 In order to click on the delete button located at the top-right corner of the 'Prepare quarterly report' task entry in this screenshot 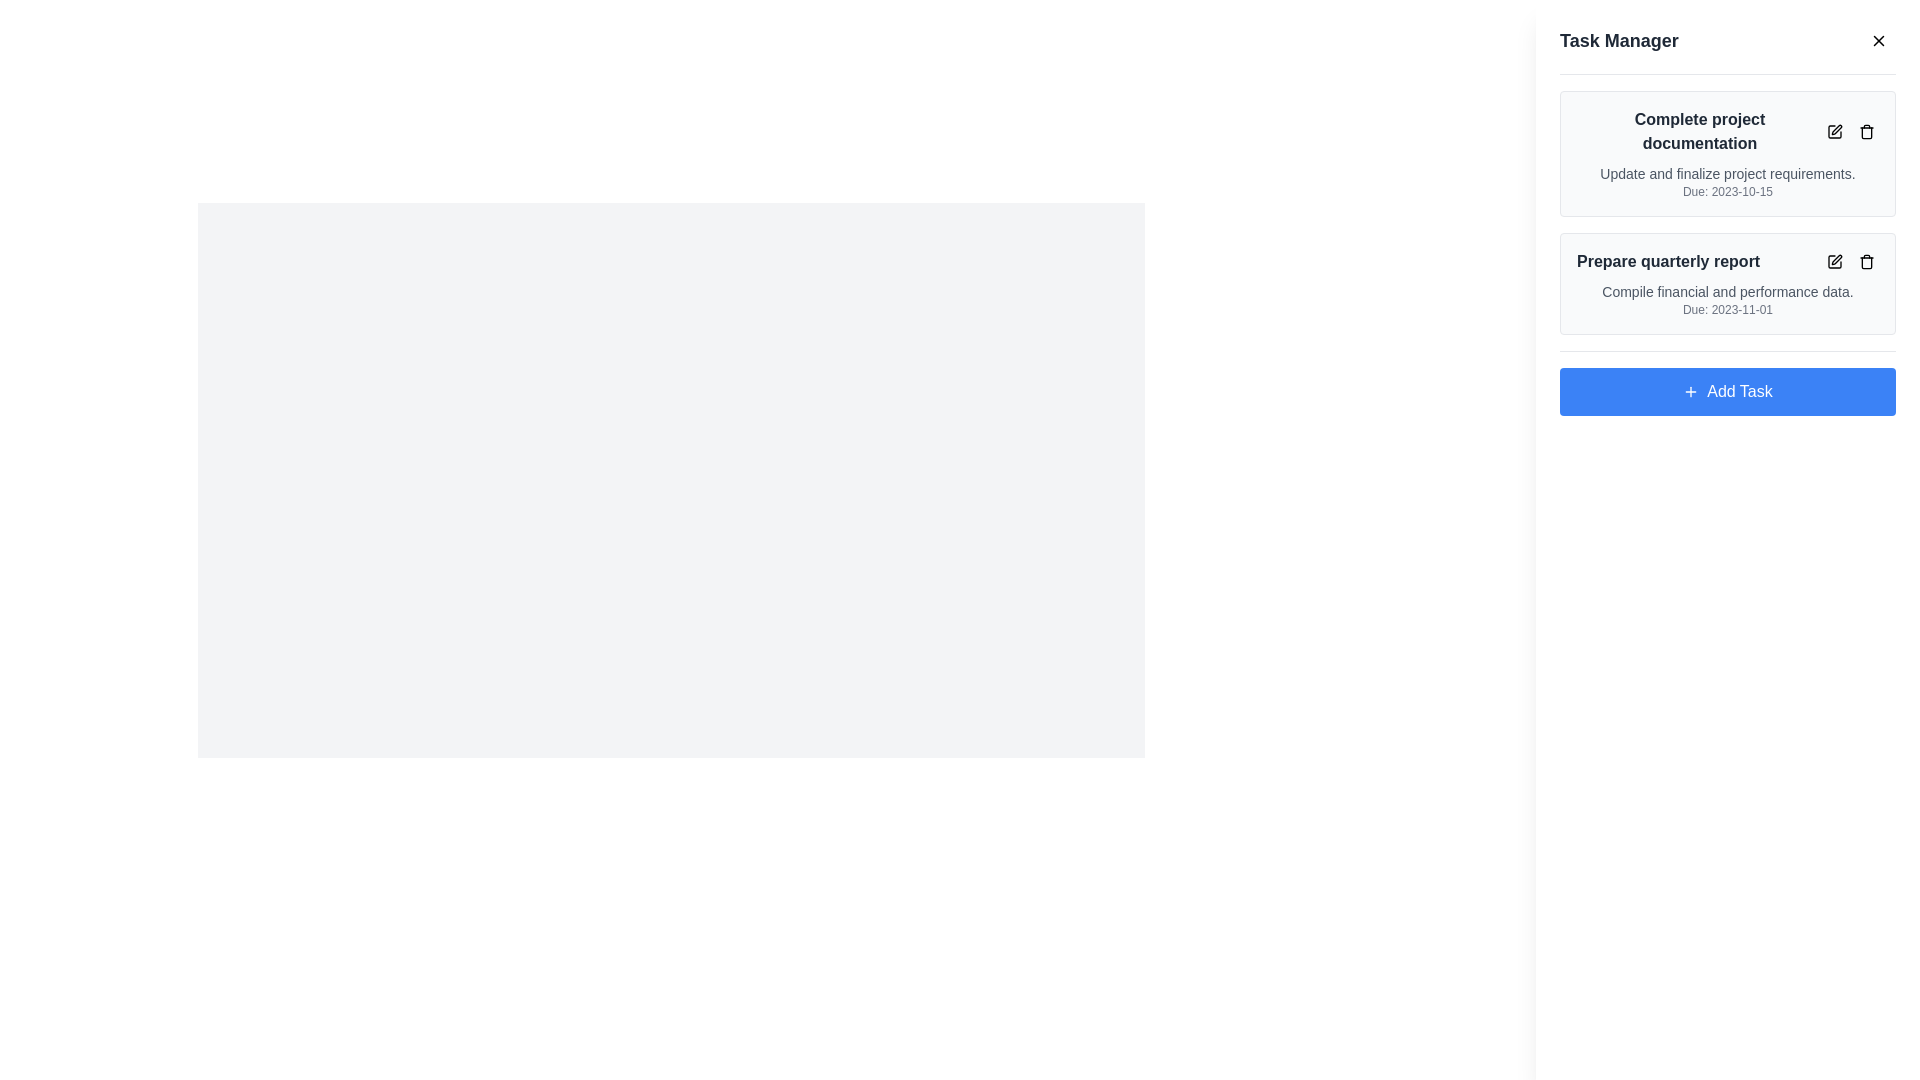, I will do `click(1866, 261)`.